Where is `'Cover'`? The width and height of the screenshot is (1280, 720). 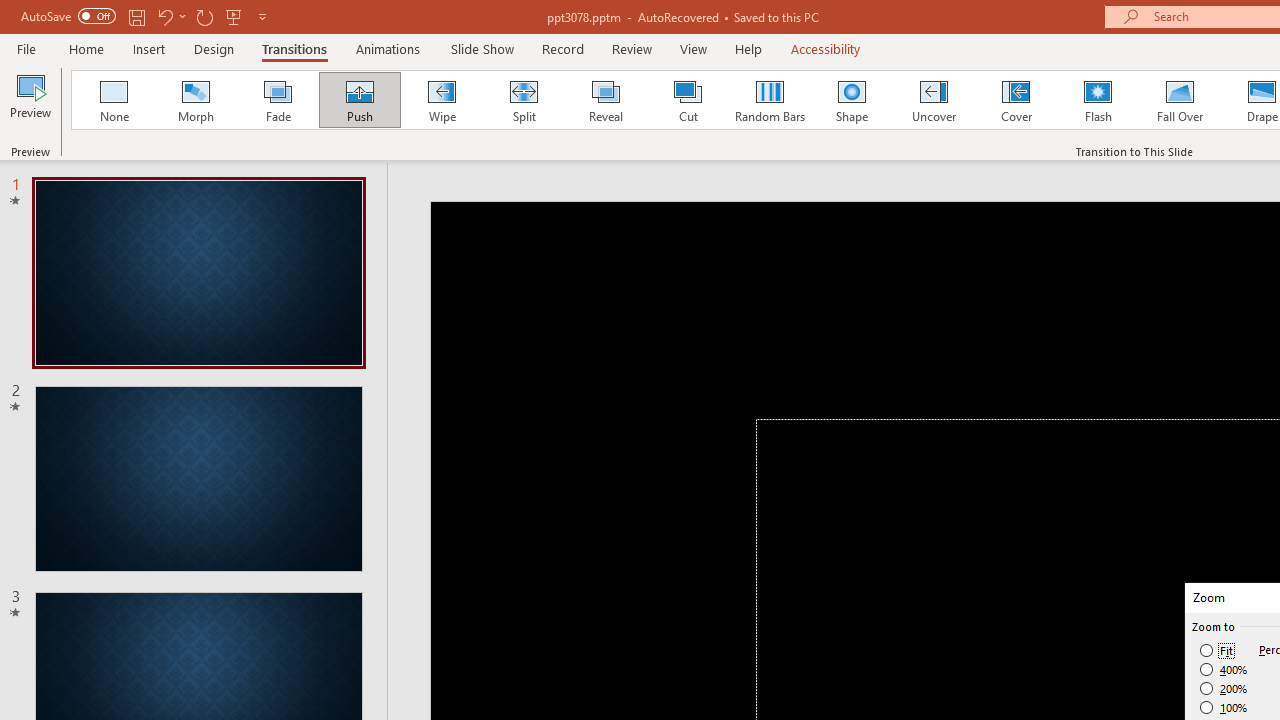 'Cover' is located at coordinates (1016, 100).